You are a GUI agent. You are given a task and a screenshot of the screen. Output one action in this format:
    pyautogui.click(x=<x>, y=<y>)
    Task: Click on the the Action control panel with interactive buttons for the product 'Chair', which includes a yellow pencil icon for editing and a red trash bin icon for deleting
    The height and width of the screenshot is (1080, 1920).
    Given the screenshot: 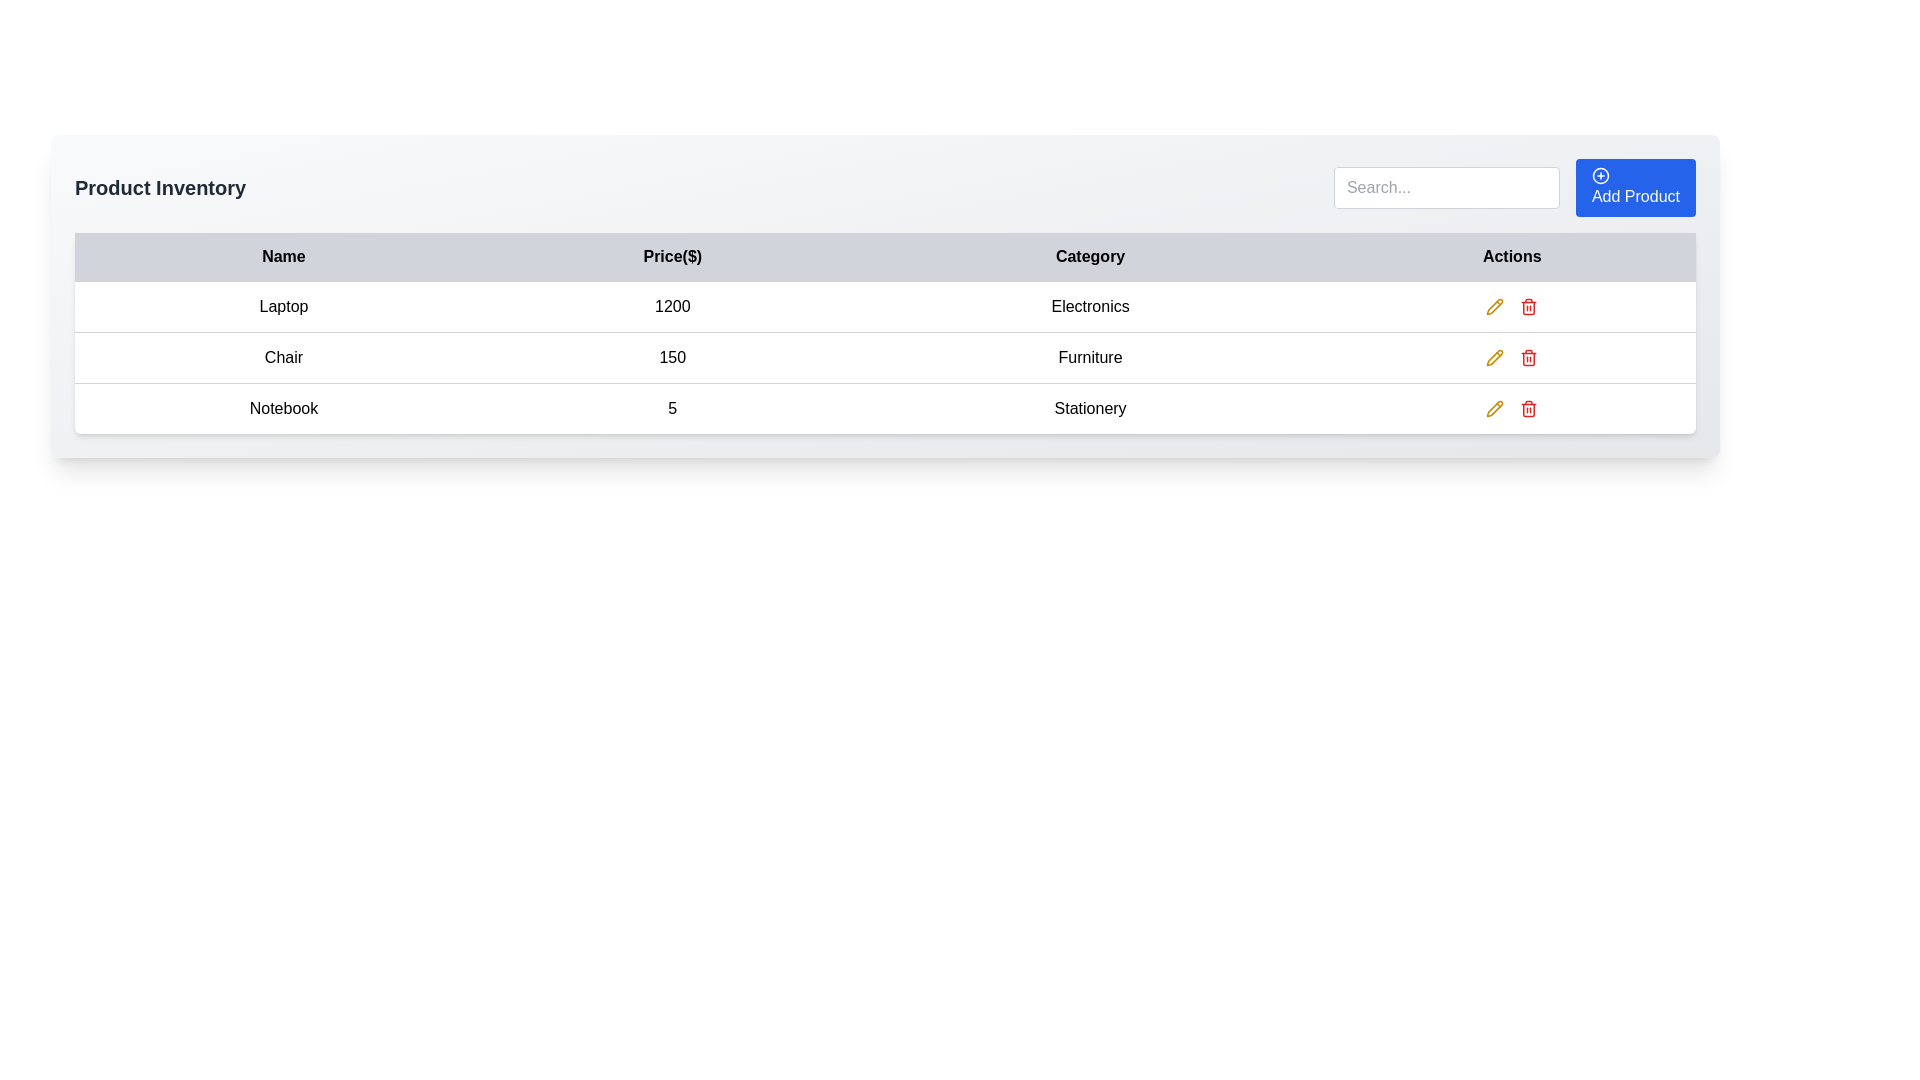 What is the action you would take?
    pyautogui.click(x=1512, y=357)
    